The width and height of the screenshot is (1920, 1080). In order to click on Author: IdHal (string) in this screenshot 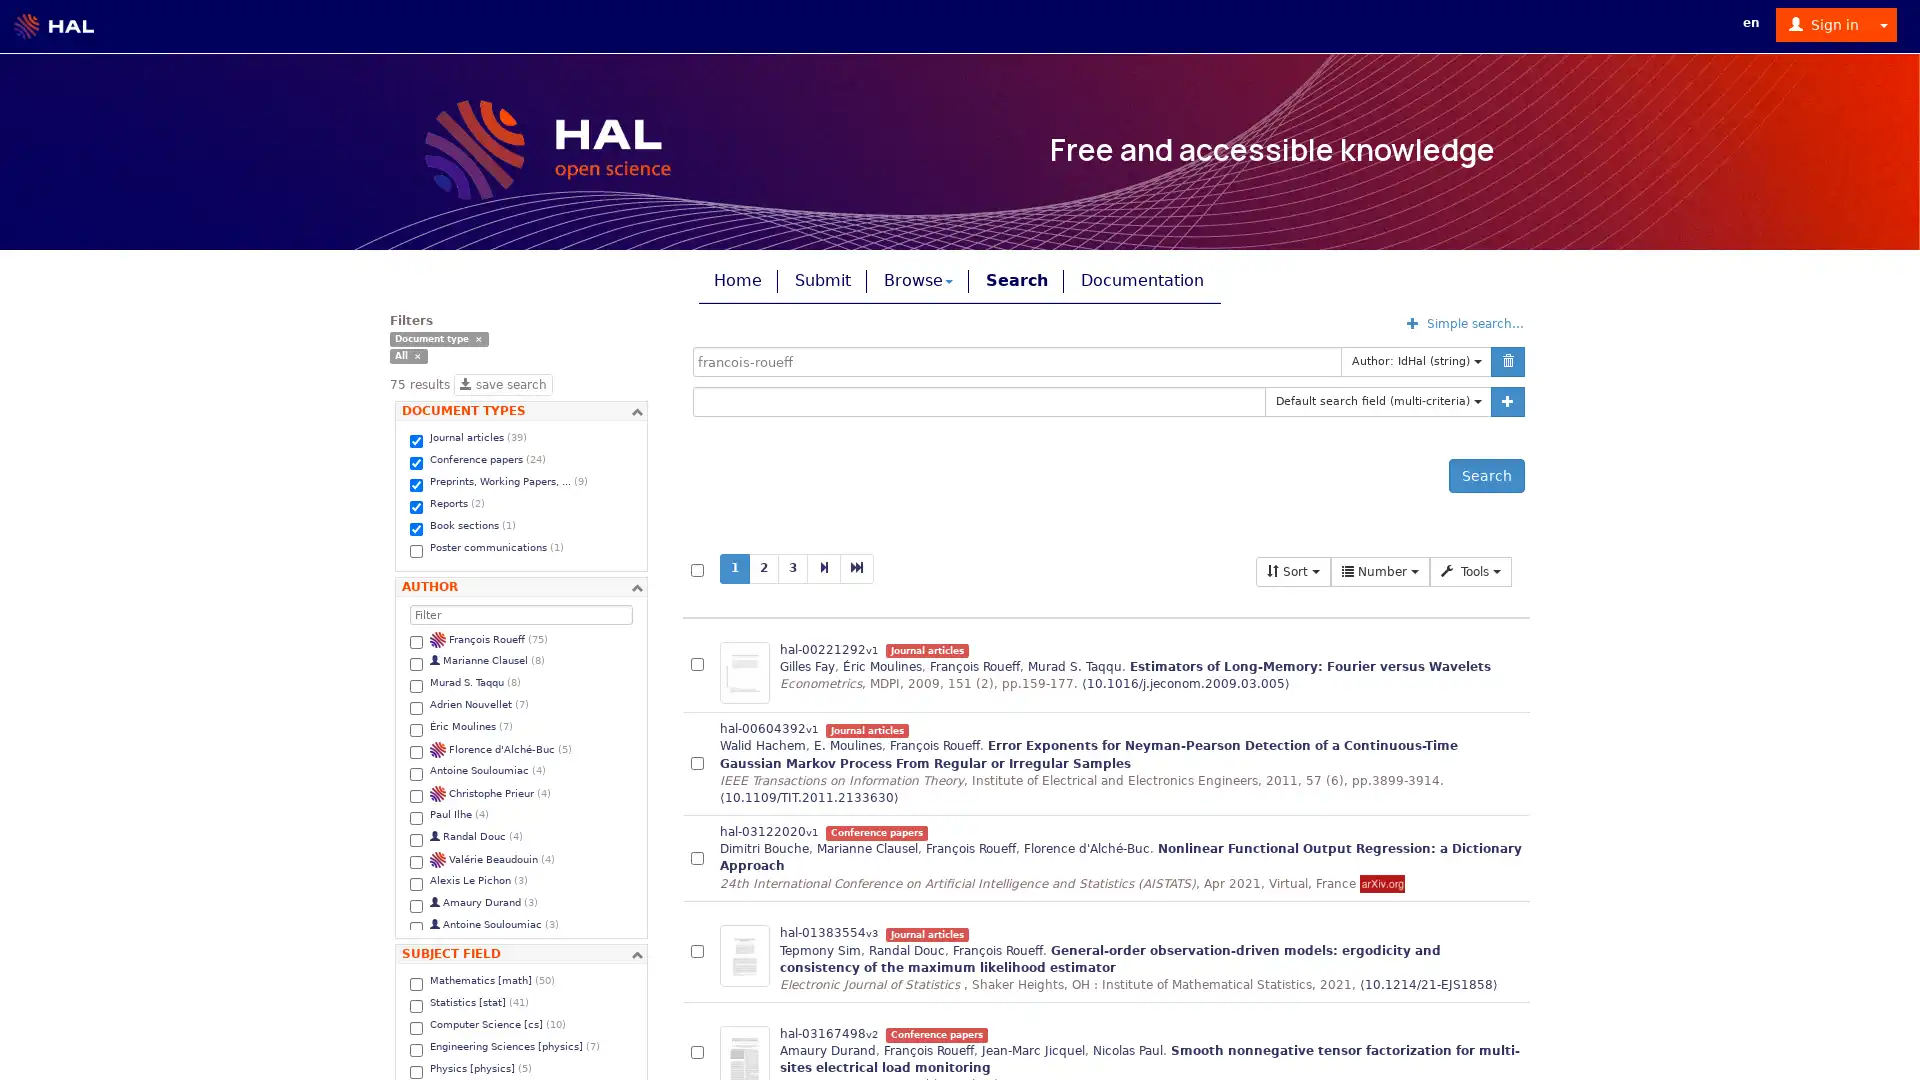, I will do `click(1415, 362)`.